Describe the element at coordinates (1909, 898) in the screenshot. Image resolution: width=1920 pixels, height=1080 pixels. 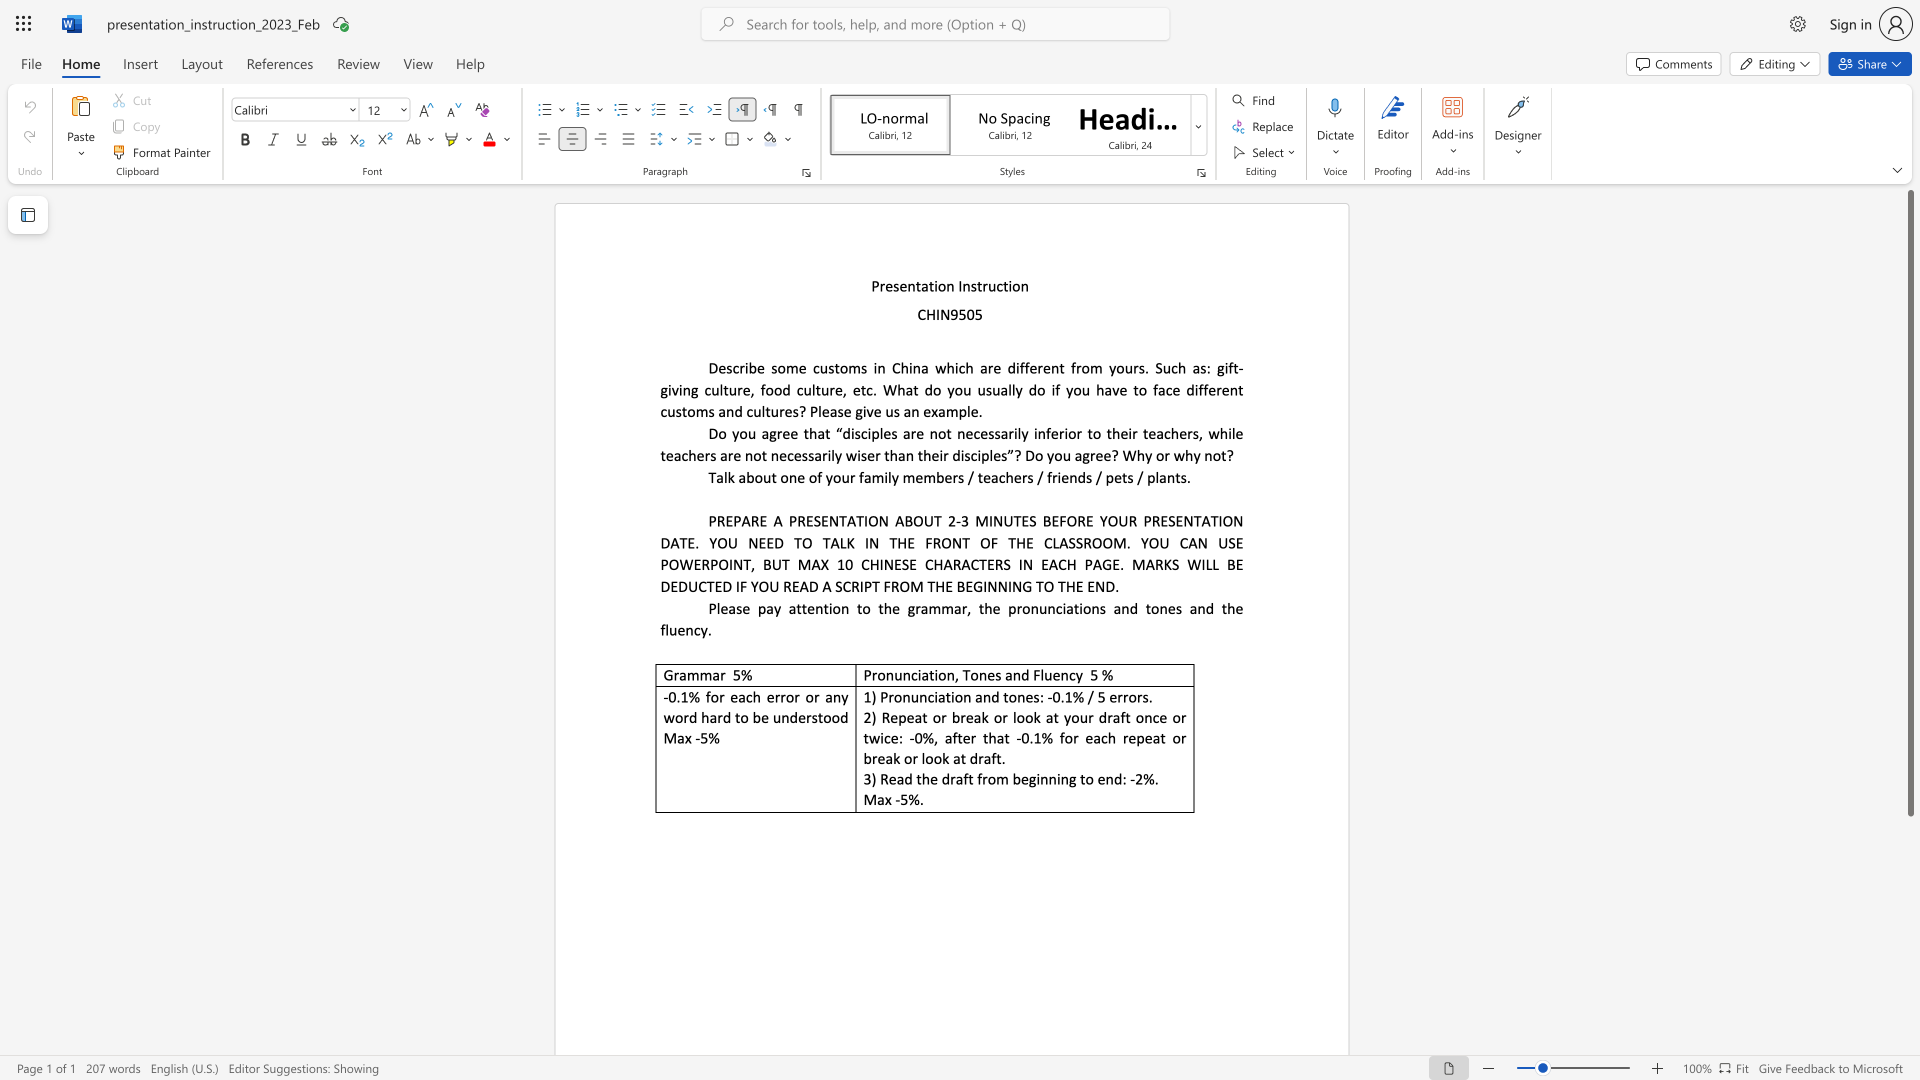
I see `the scrollbar to scroll the page down` at that location.